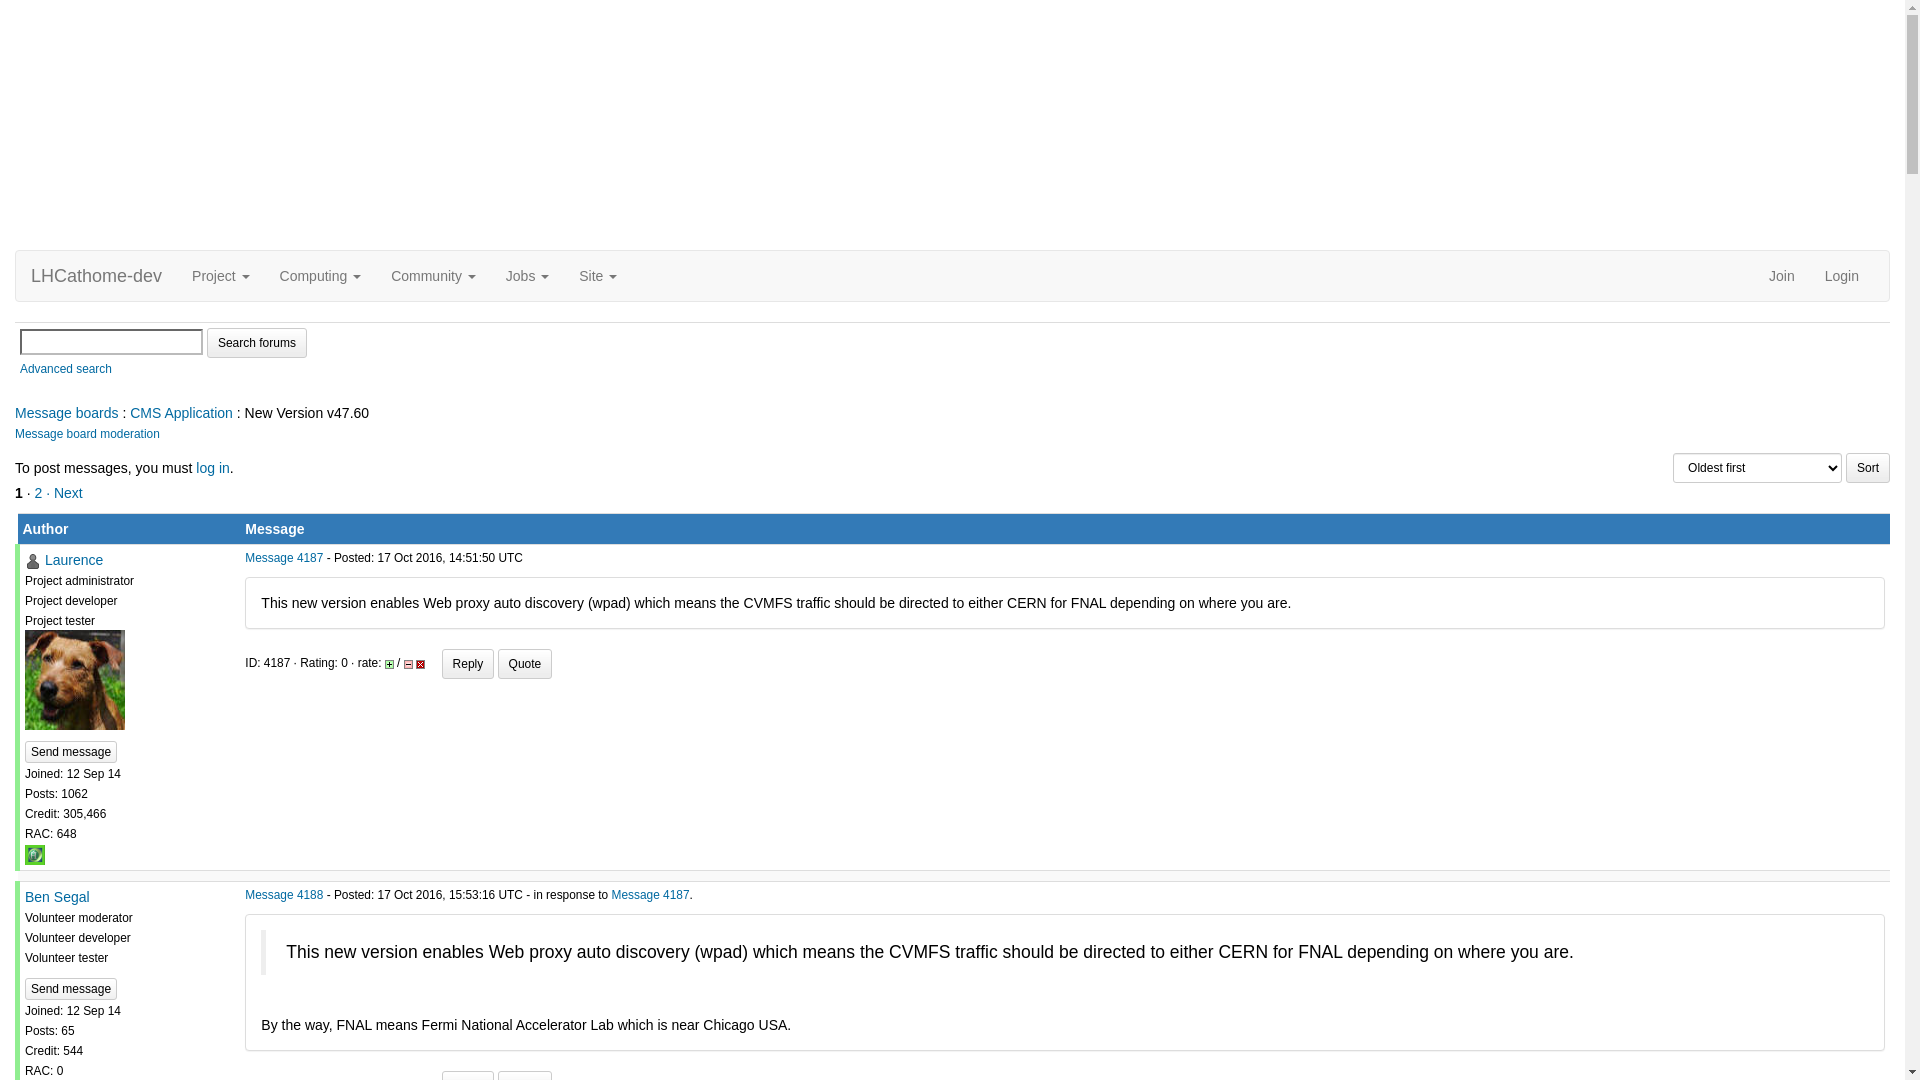  What do you see at coordinates (419, 664) in the screenshot?
I see `'Report this post as offensive'` at bounding box center [419, 664].